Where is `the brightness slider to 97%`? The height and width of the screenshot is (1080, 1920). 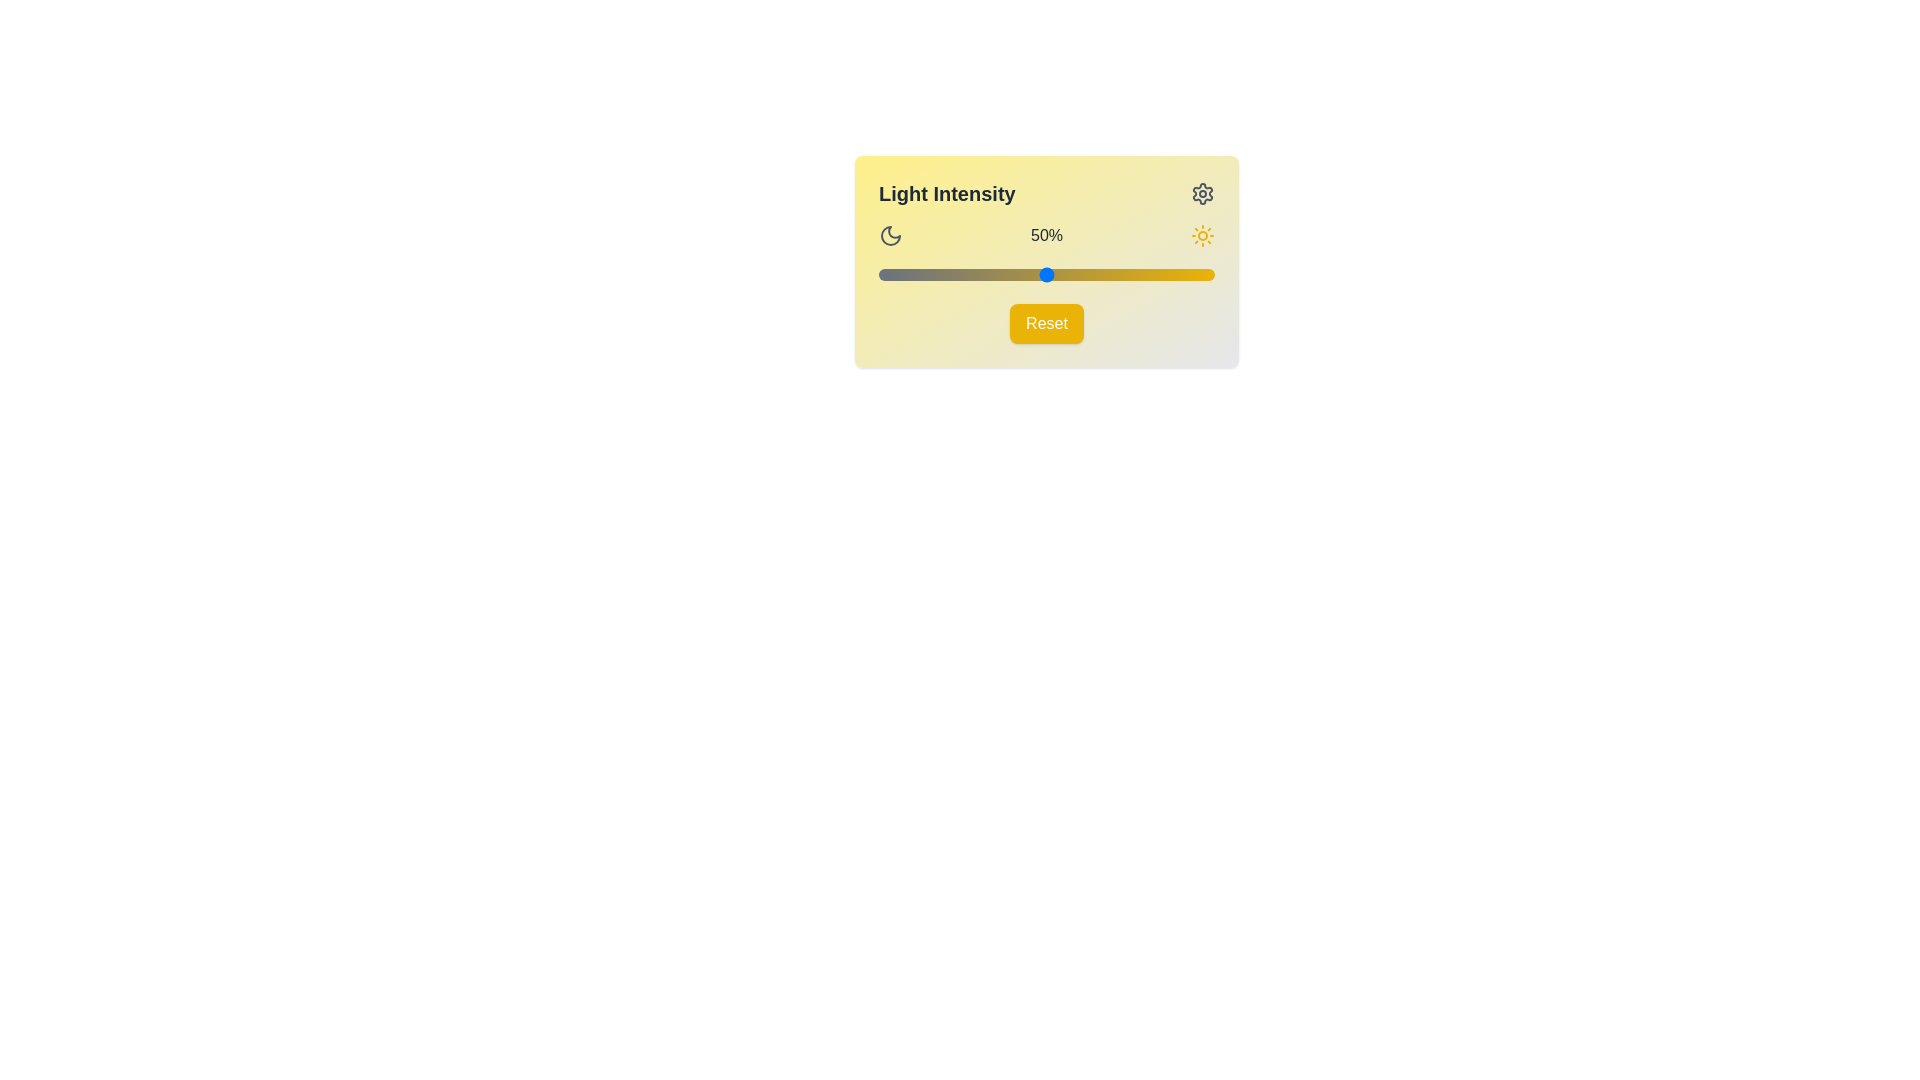
the brightness slider to 97% is located at coordinates (1203, 274).